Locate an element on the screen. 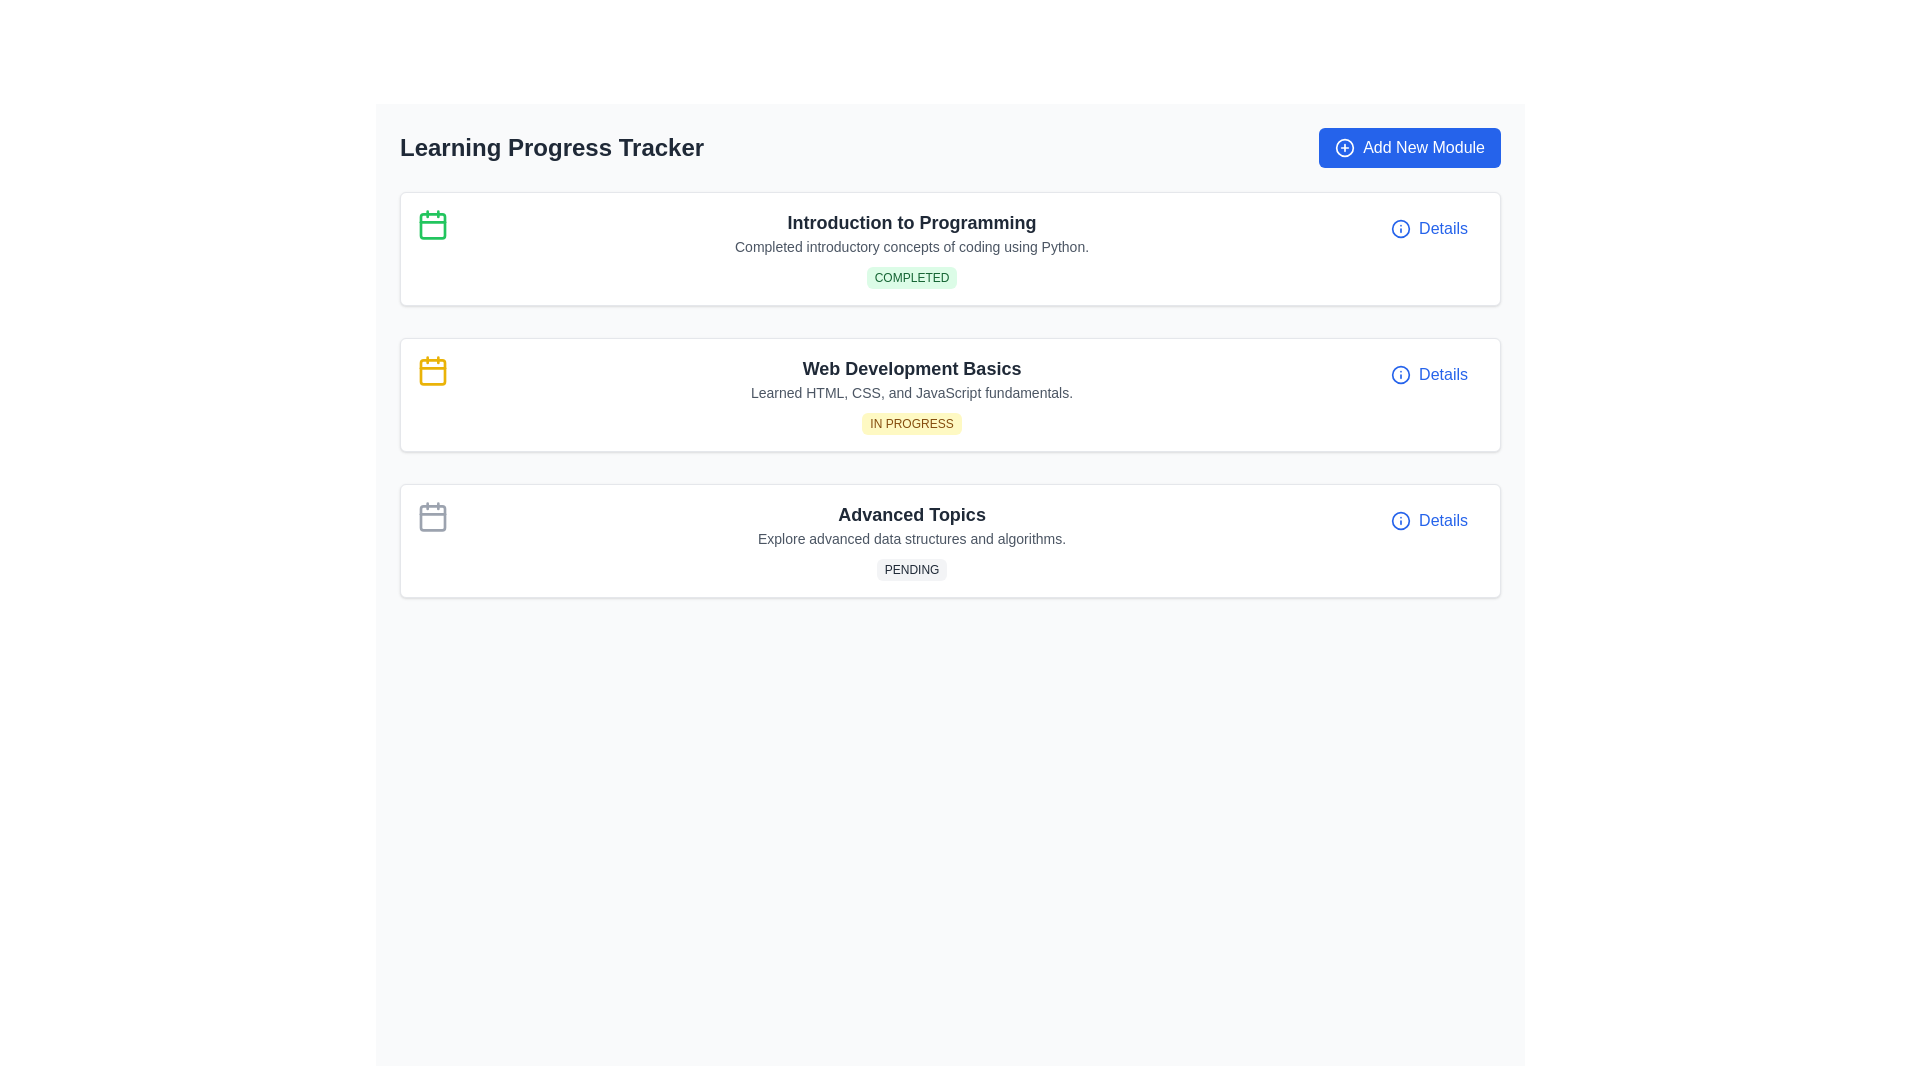 Image resolution: width=1920 pixels, height=1080 pixels. the static text label that reads 'Completed introductory concepts of coding using Python.' located beneath the title 'Introduction to Programming' is located at coordinates (911, 245).